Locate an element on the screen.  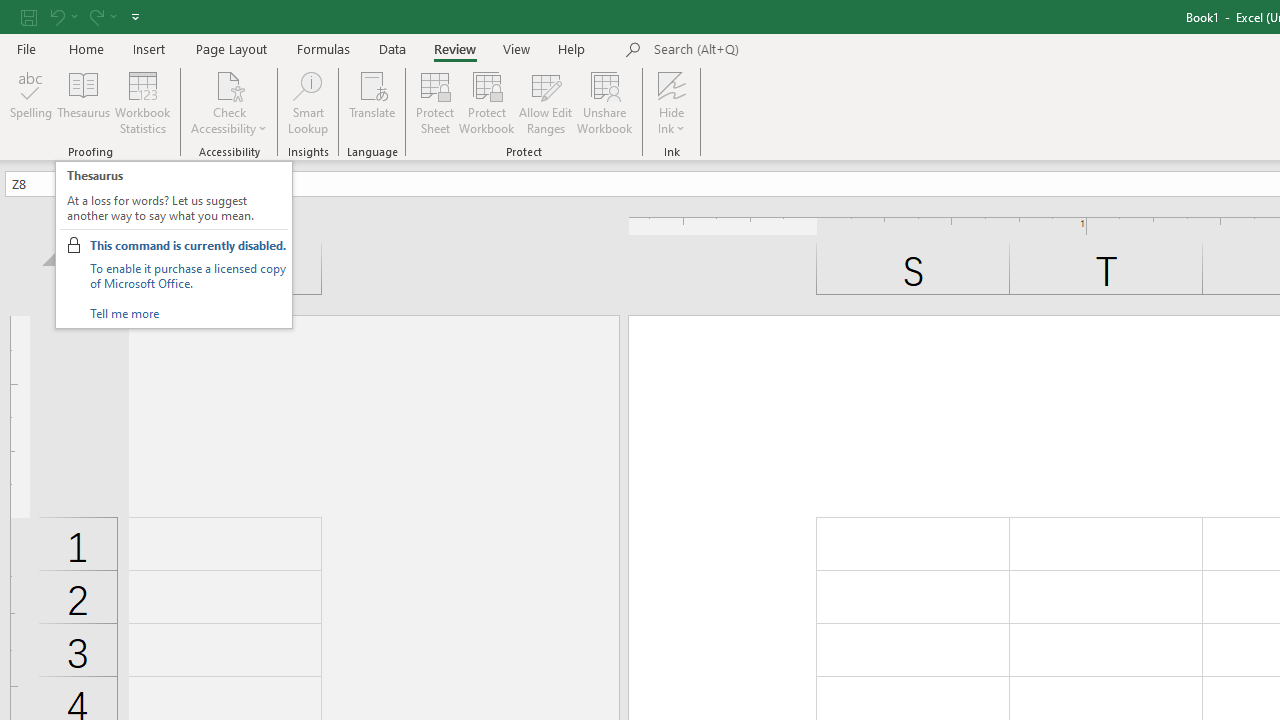
'This command is currently disabled.' is located at coordinates (188, 244).